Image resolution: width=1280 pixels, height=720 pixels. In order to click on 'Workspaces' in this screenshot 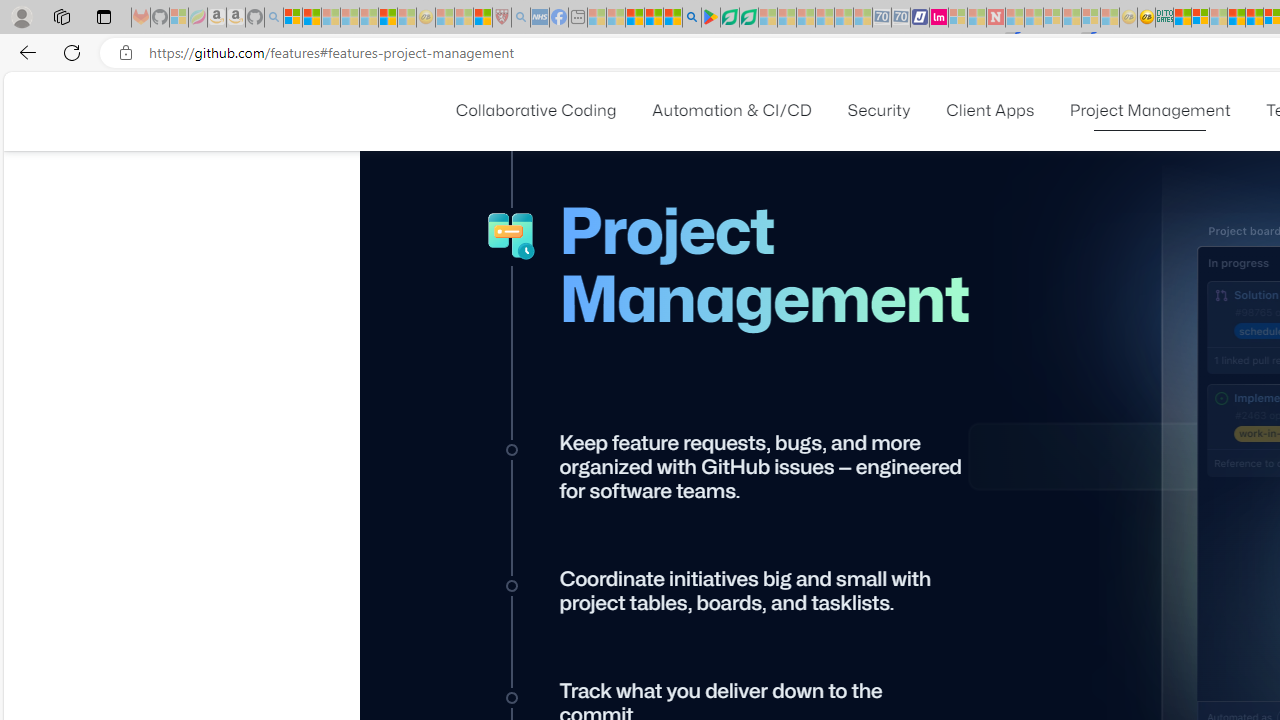, I will do `click(61, 16)`.